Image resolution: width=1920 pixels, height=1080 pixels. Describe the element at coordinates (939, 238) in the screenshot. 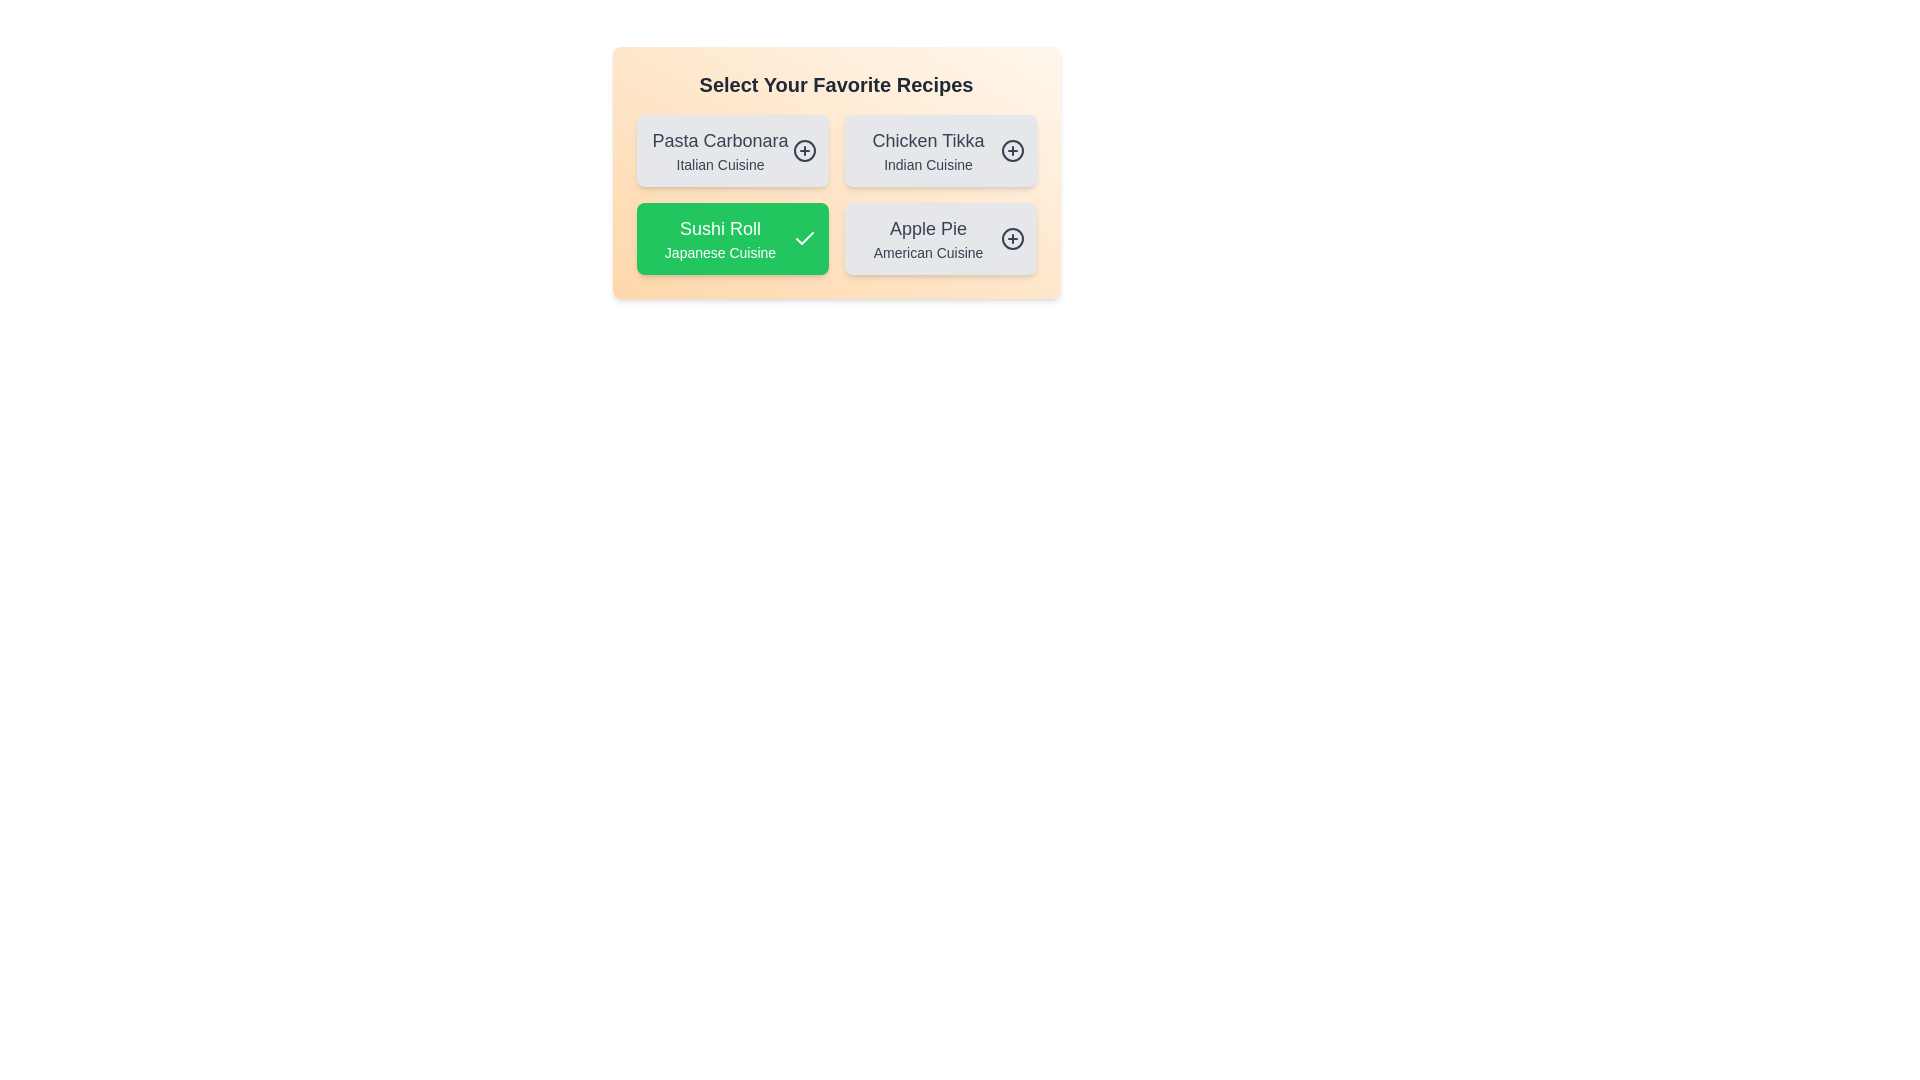

I see `the recipe card corresponding to Apple Pie to toggle its selection state` at that location.